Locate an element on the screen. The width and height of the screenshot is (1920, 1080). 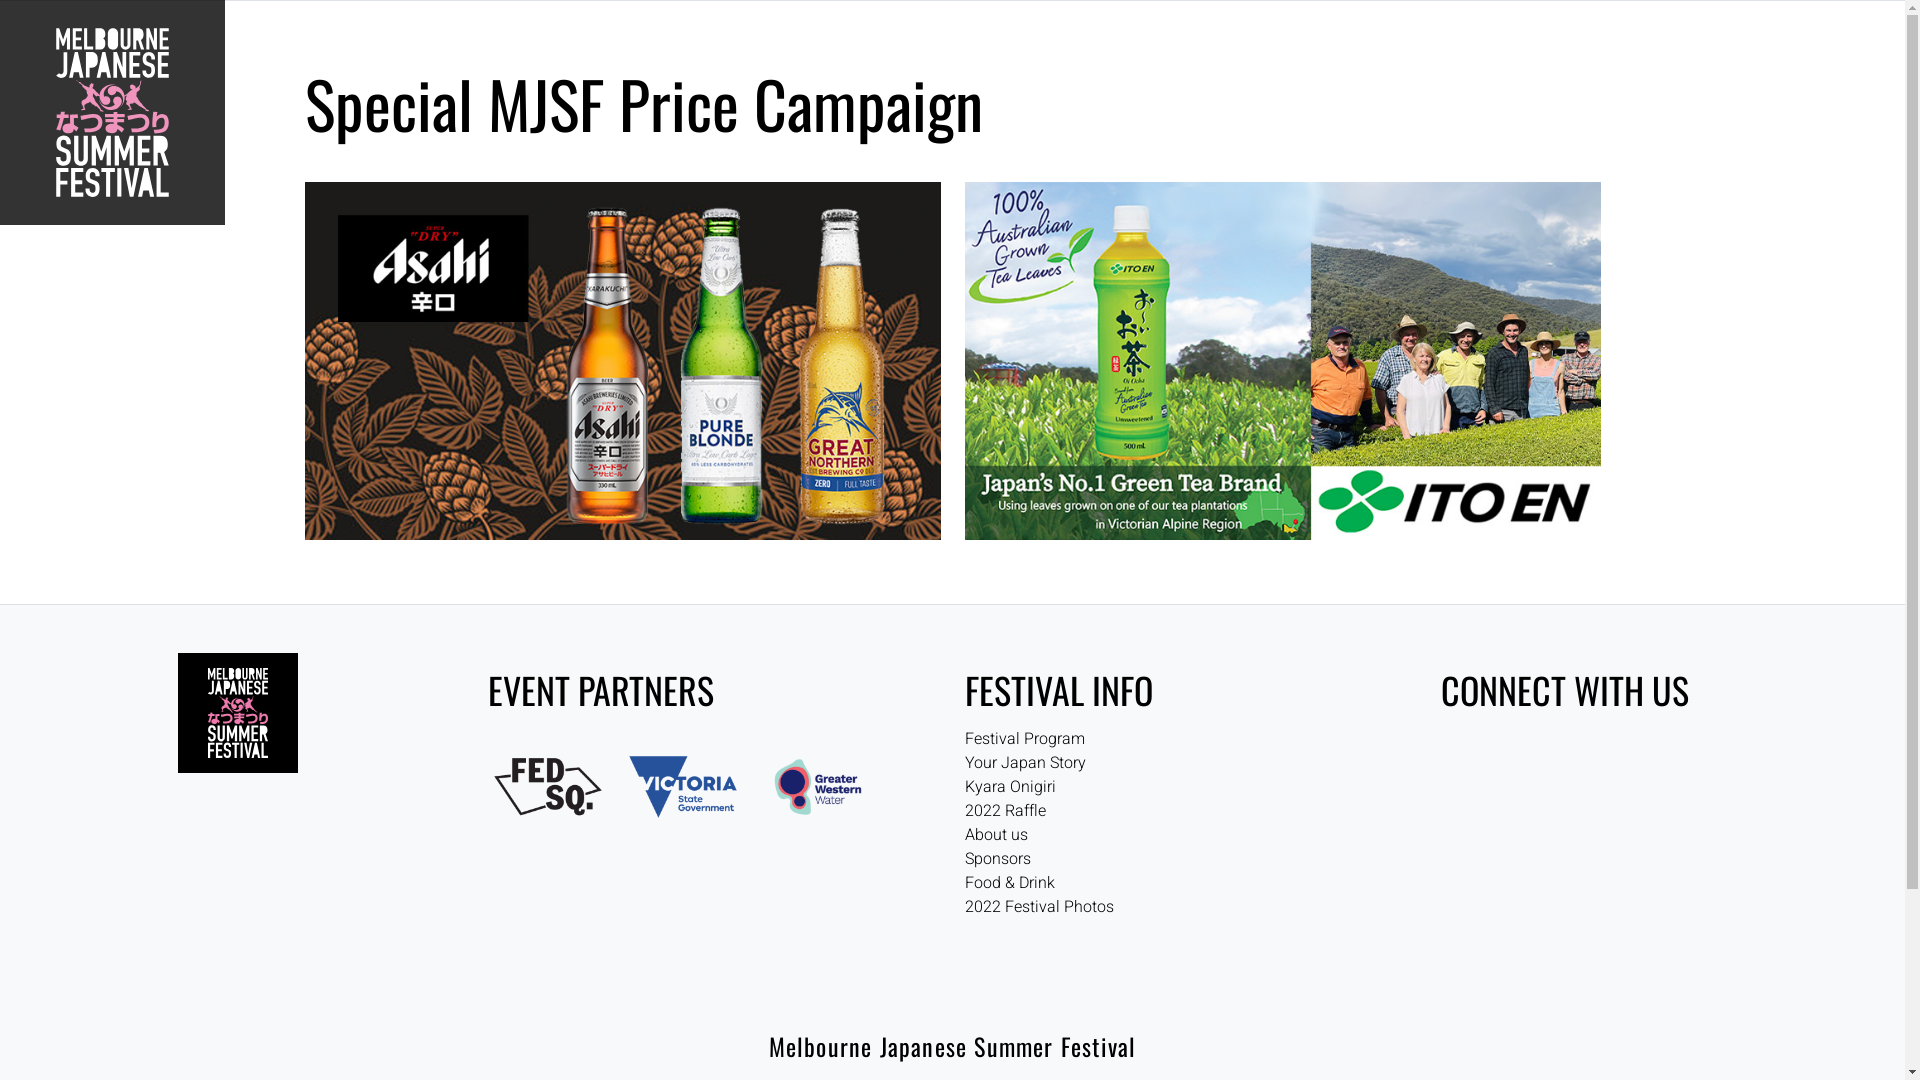
'2022 Raffle' is located at coordinates (964, 810).